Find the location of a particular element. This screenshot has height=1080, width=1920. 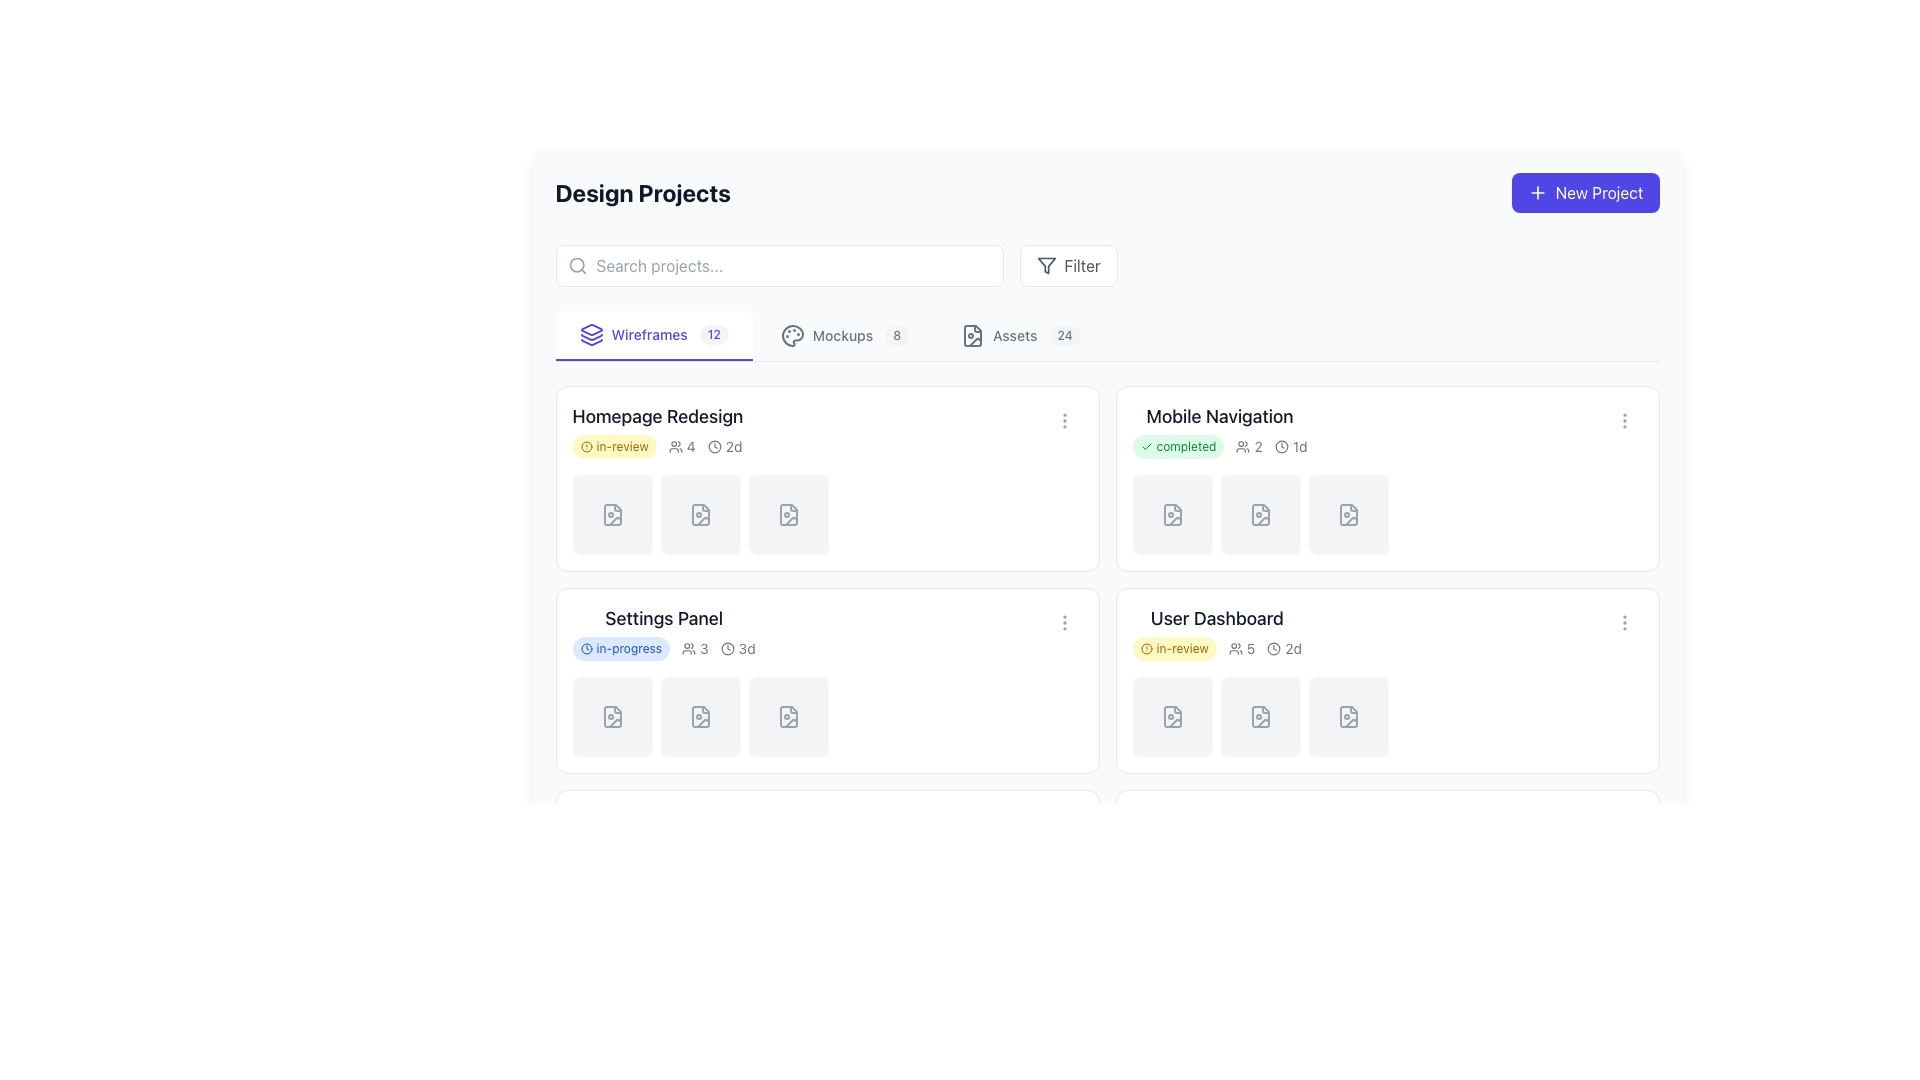

the fourth placeholder for file or item upload in the Settings Panel to interact with item or upload content is located at coordinates (827, 716).